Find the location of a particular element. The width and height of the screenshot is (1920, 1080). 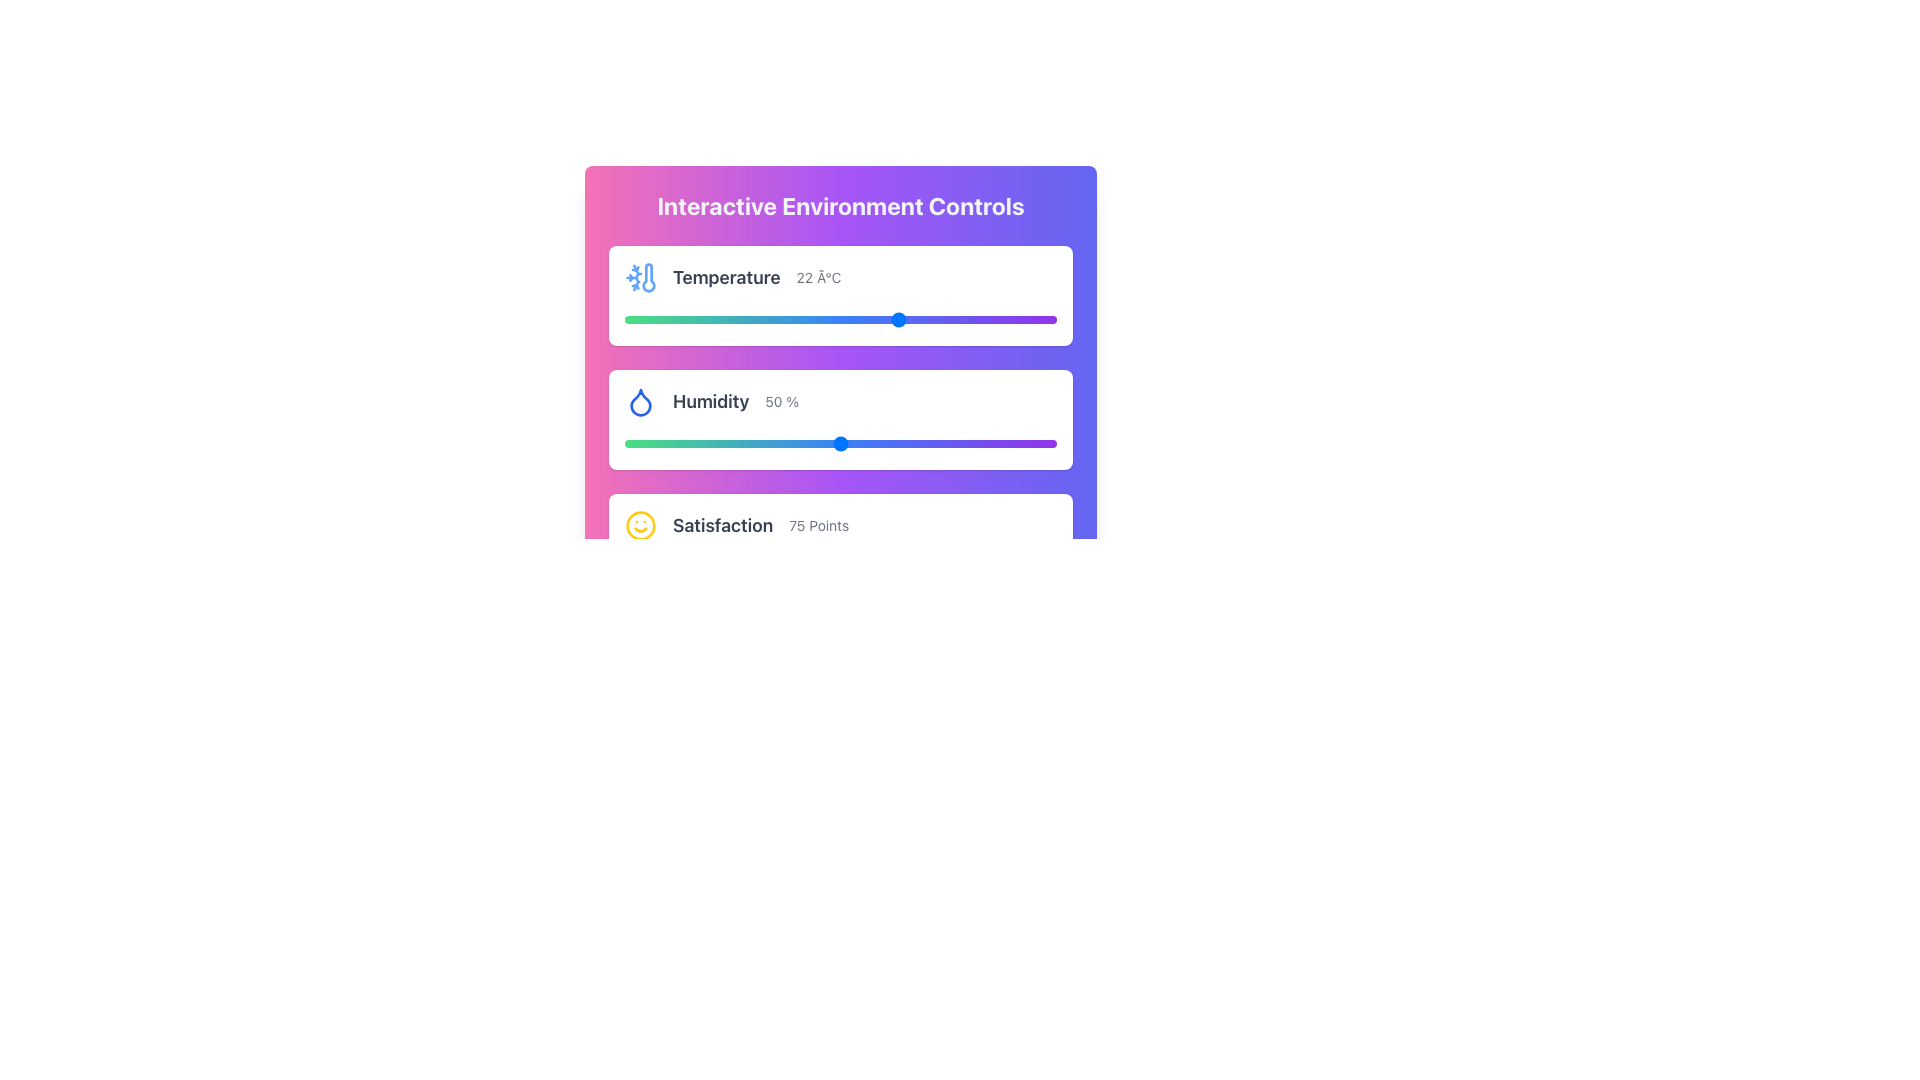

humidity is located at coordinates (727, 442).